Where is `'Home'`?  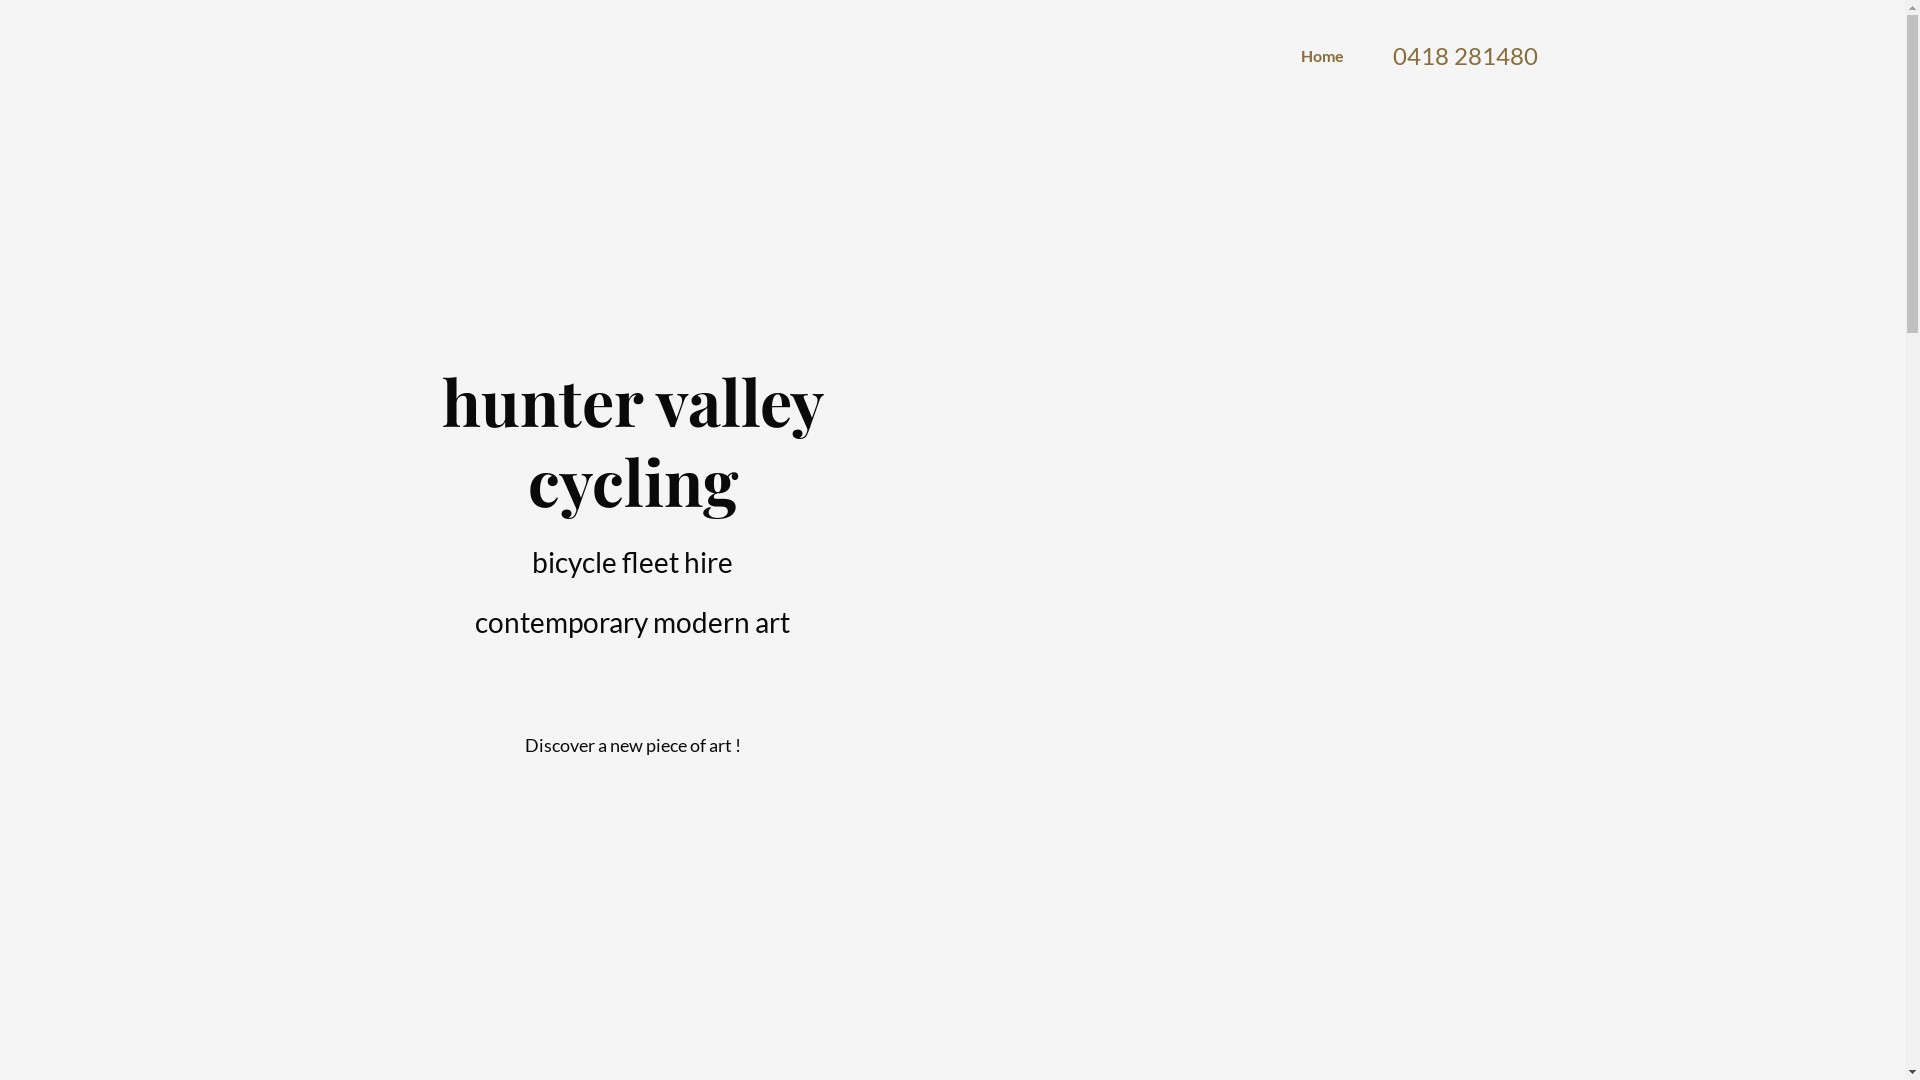
'Home' is located at coordinates (1321, 55).